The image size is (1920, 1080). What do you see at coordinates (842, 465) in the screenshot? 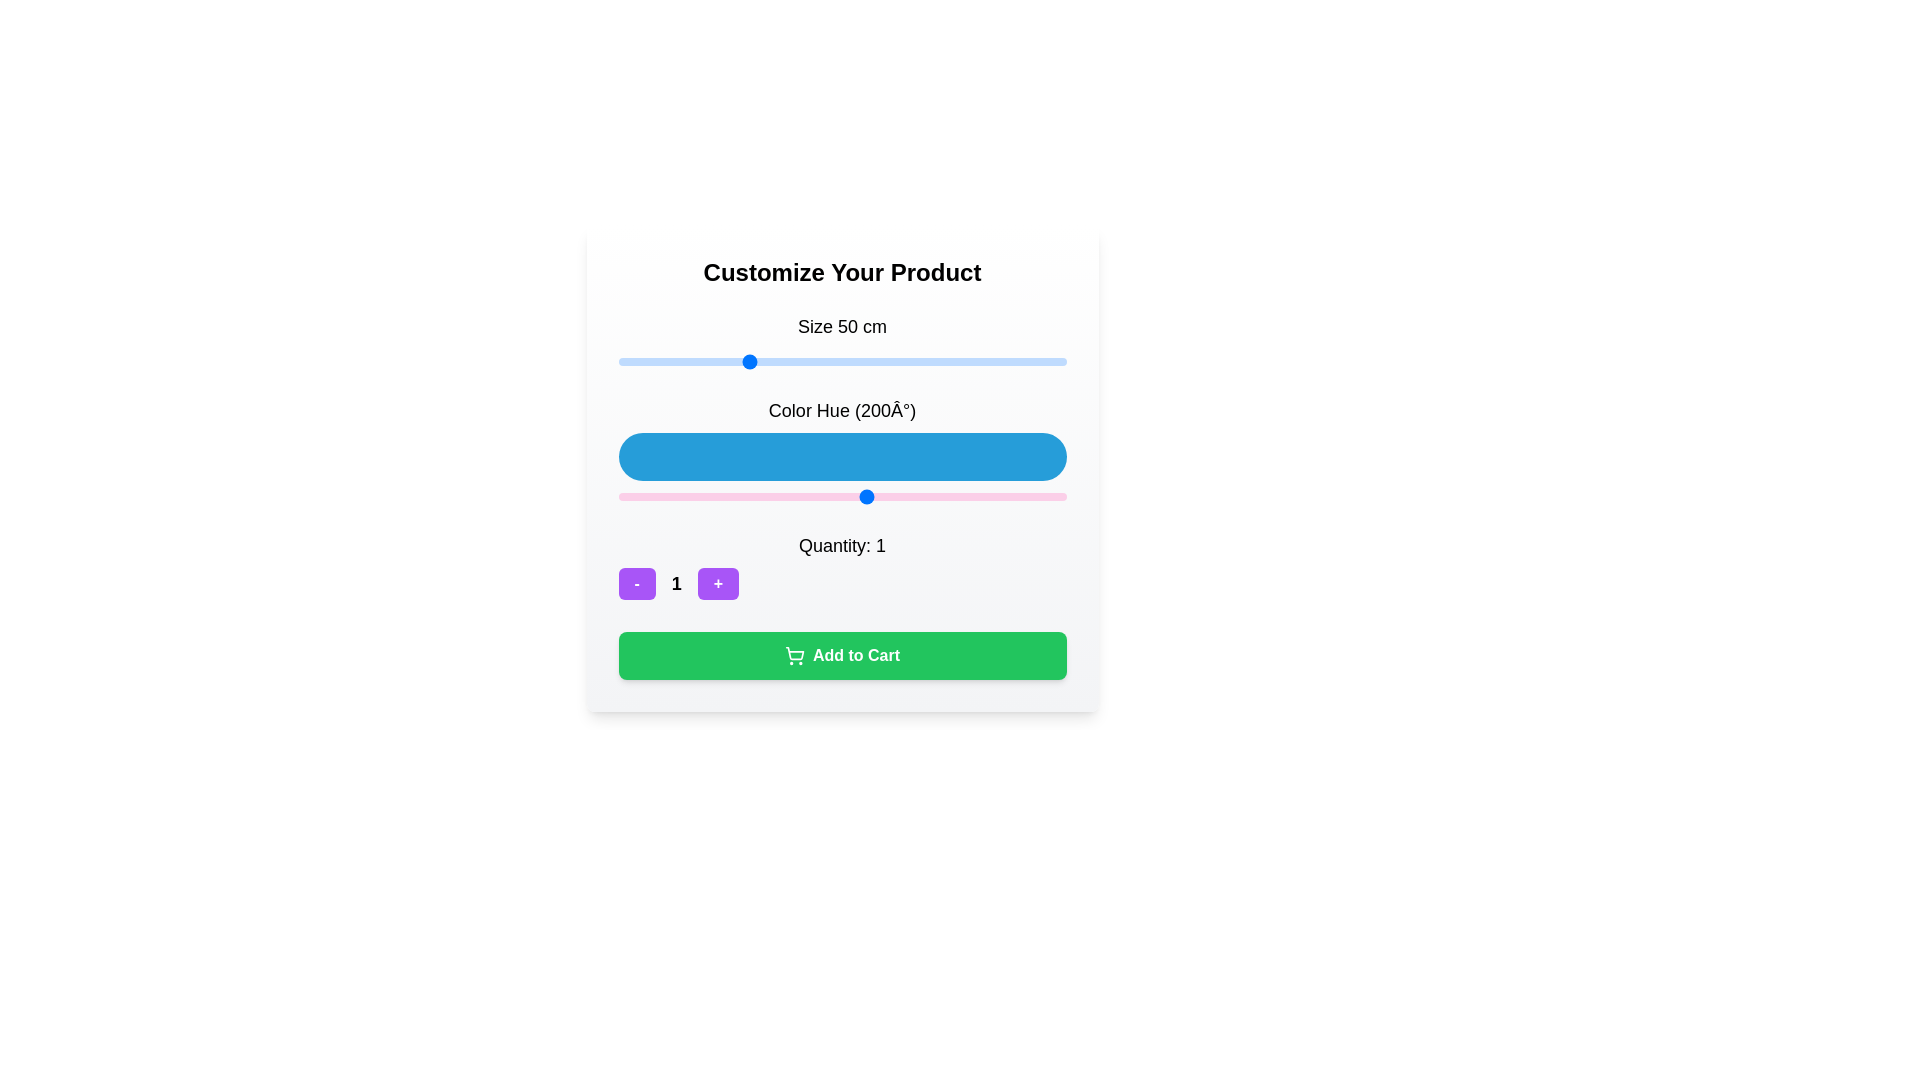
I see `the interactive blue slider component labeled 'Color Hue (200°)'` at bounding box center [842, 465].